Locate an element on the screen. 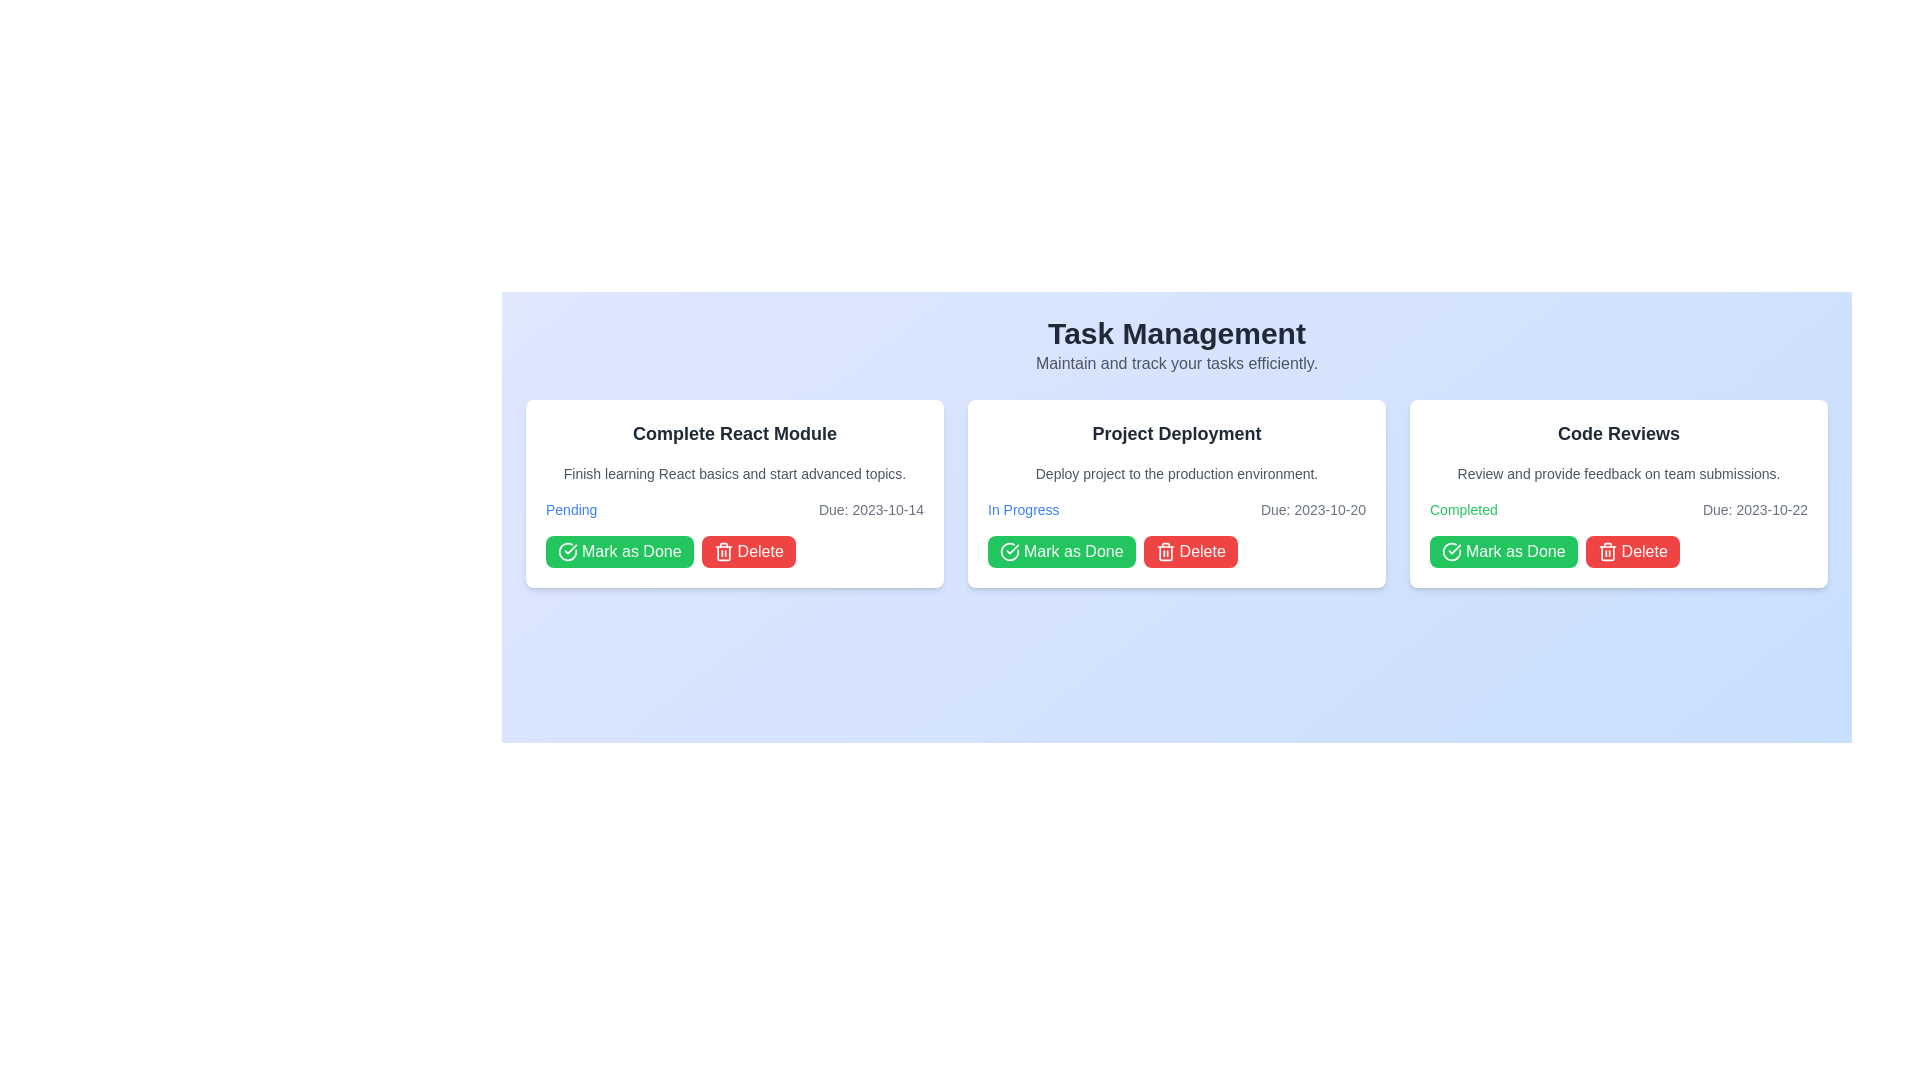 This screenshot has width=1920, height=1080. the 'Mark as Done' button, which has a white text label on a green background and is located at the lower right portion of the 'Code Reviews' task card is located at coordinates (1515, 551).